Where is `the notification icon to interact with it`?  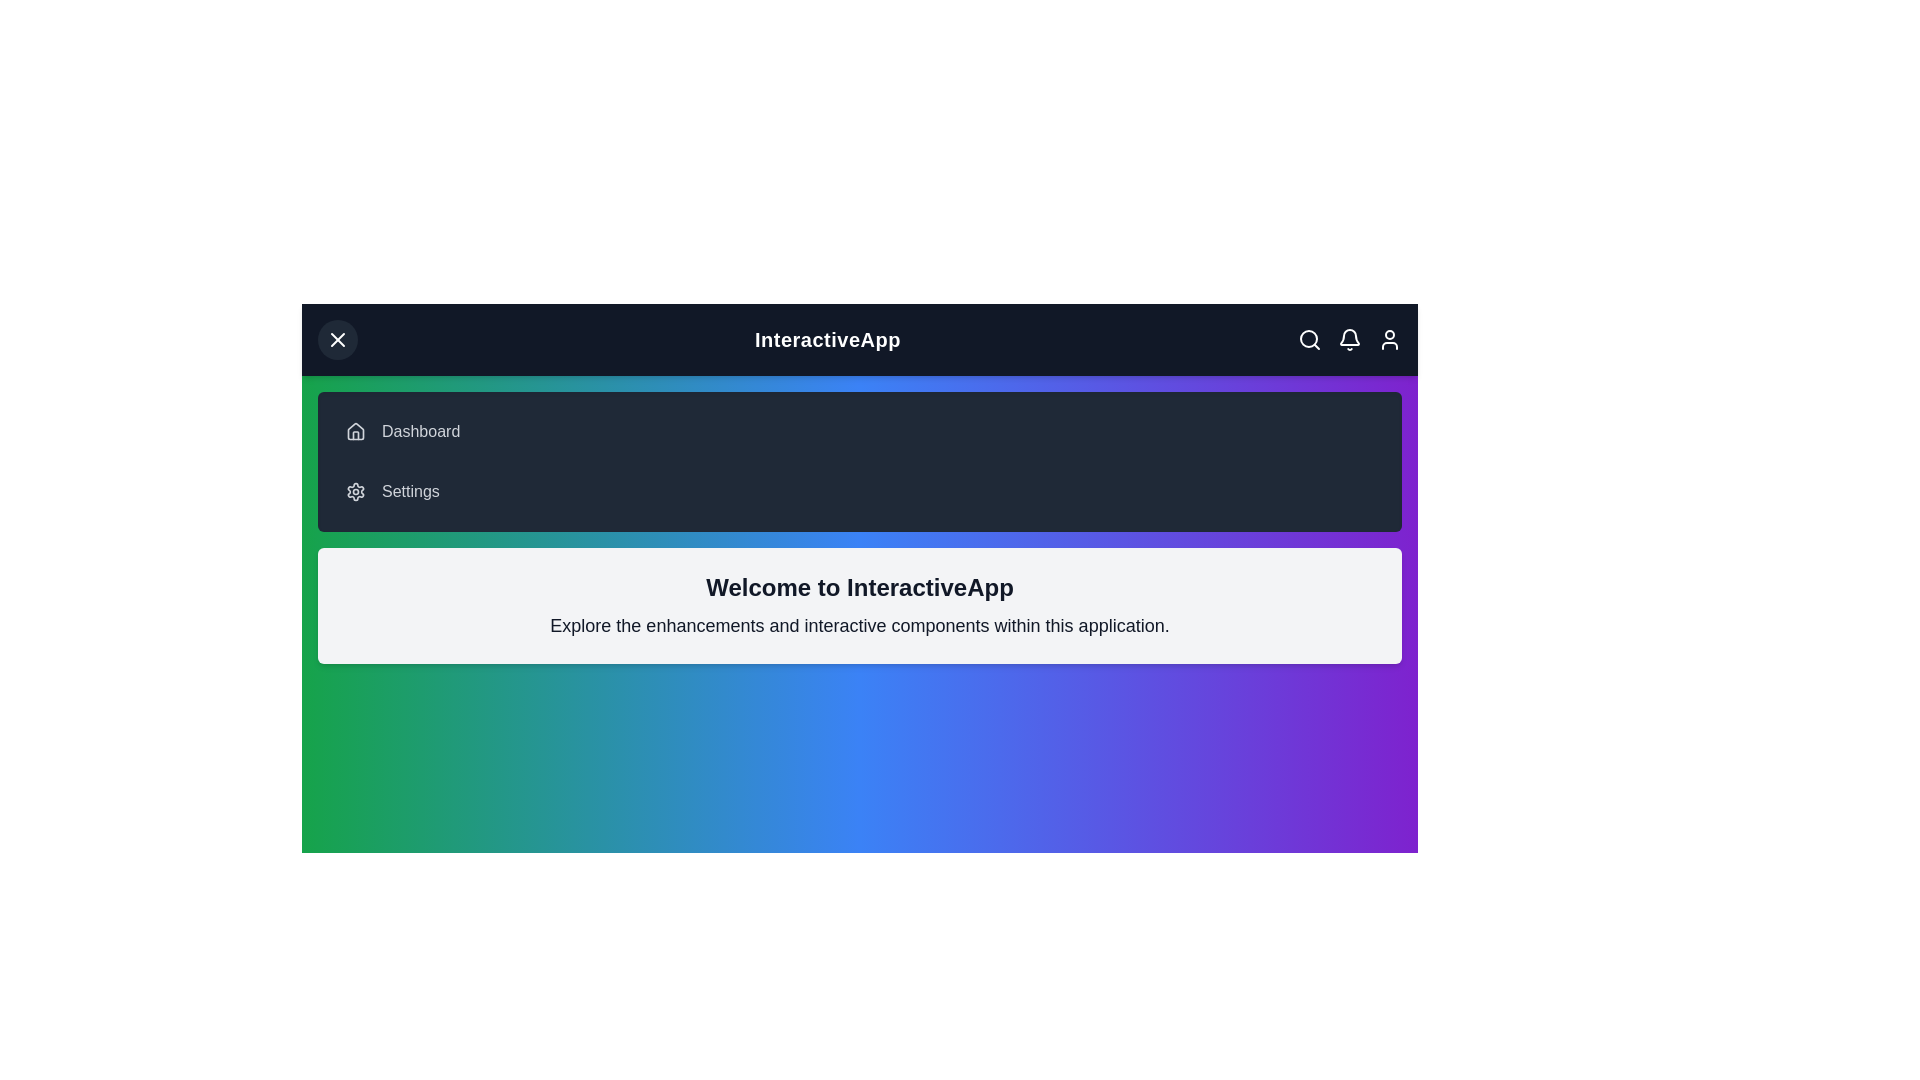
the notification icon to interact with it is located at coordinates (1349, 338).